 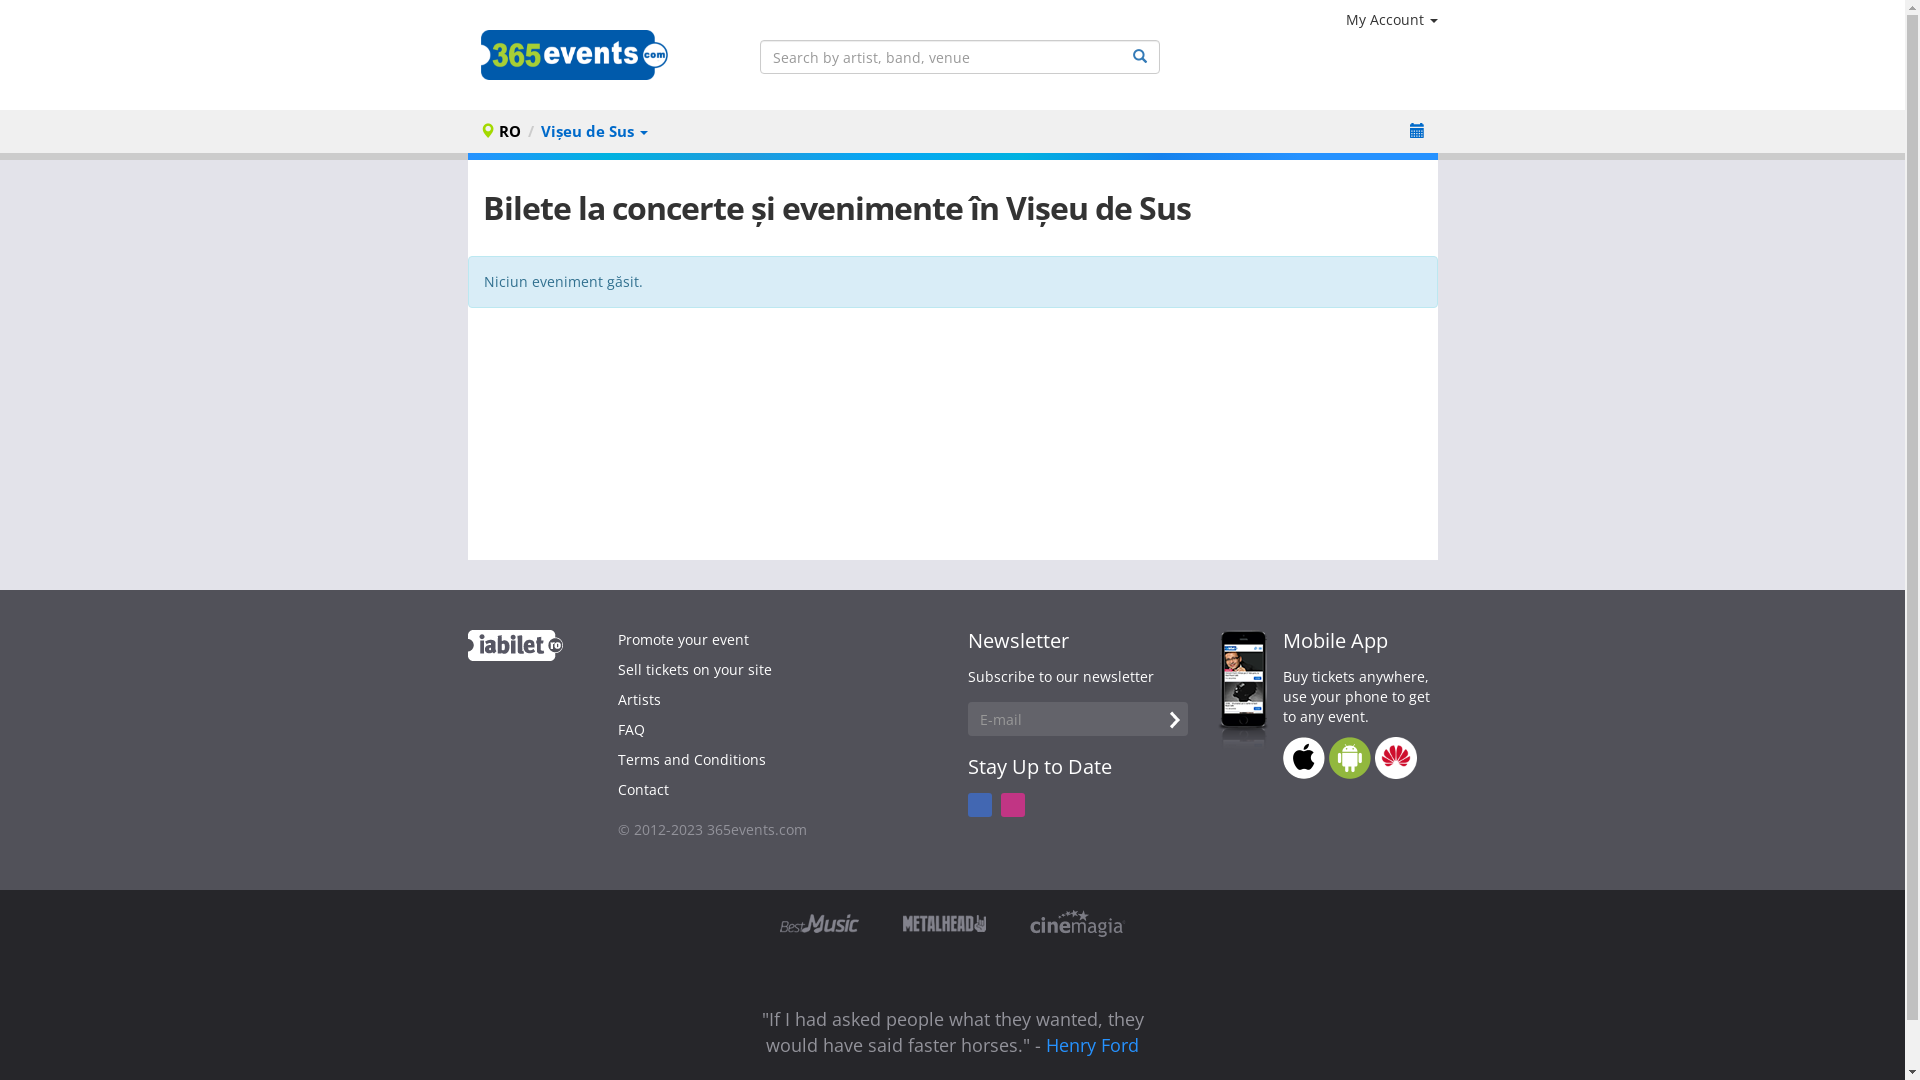 I want to click on 'Terms and Conditions', so click(x=617, y=759).